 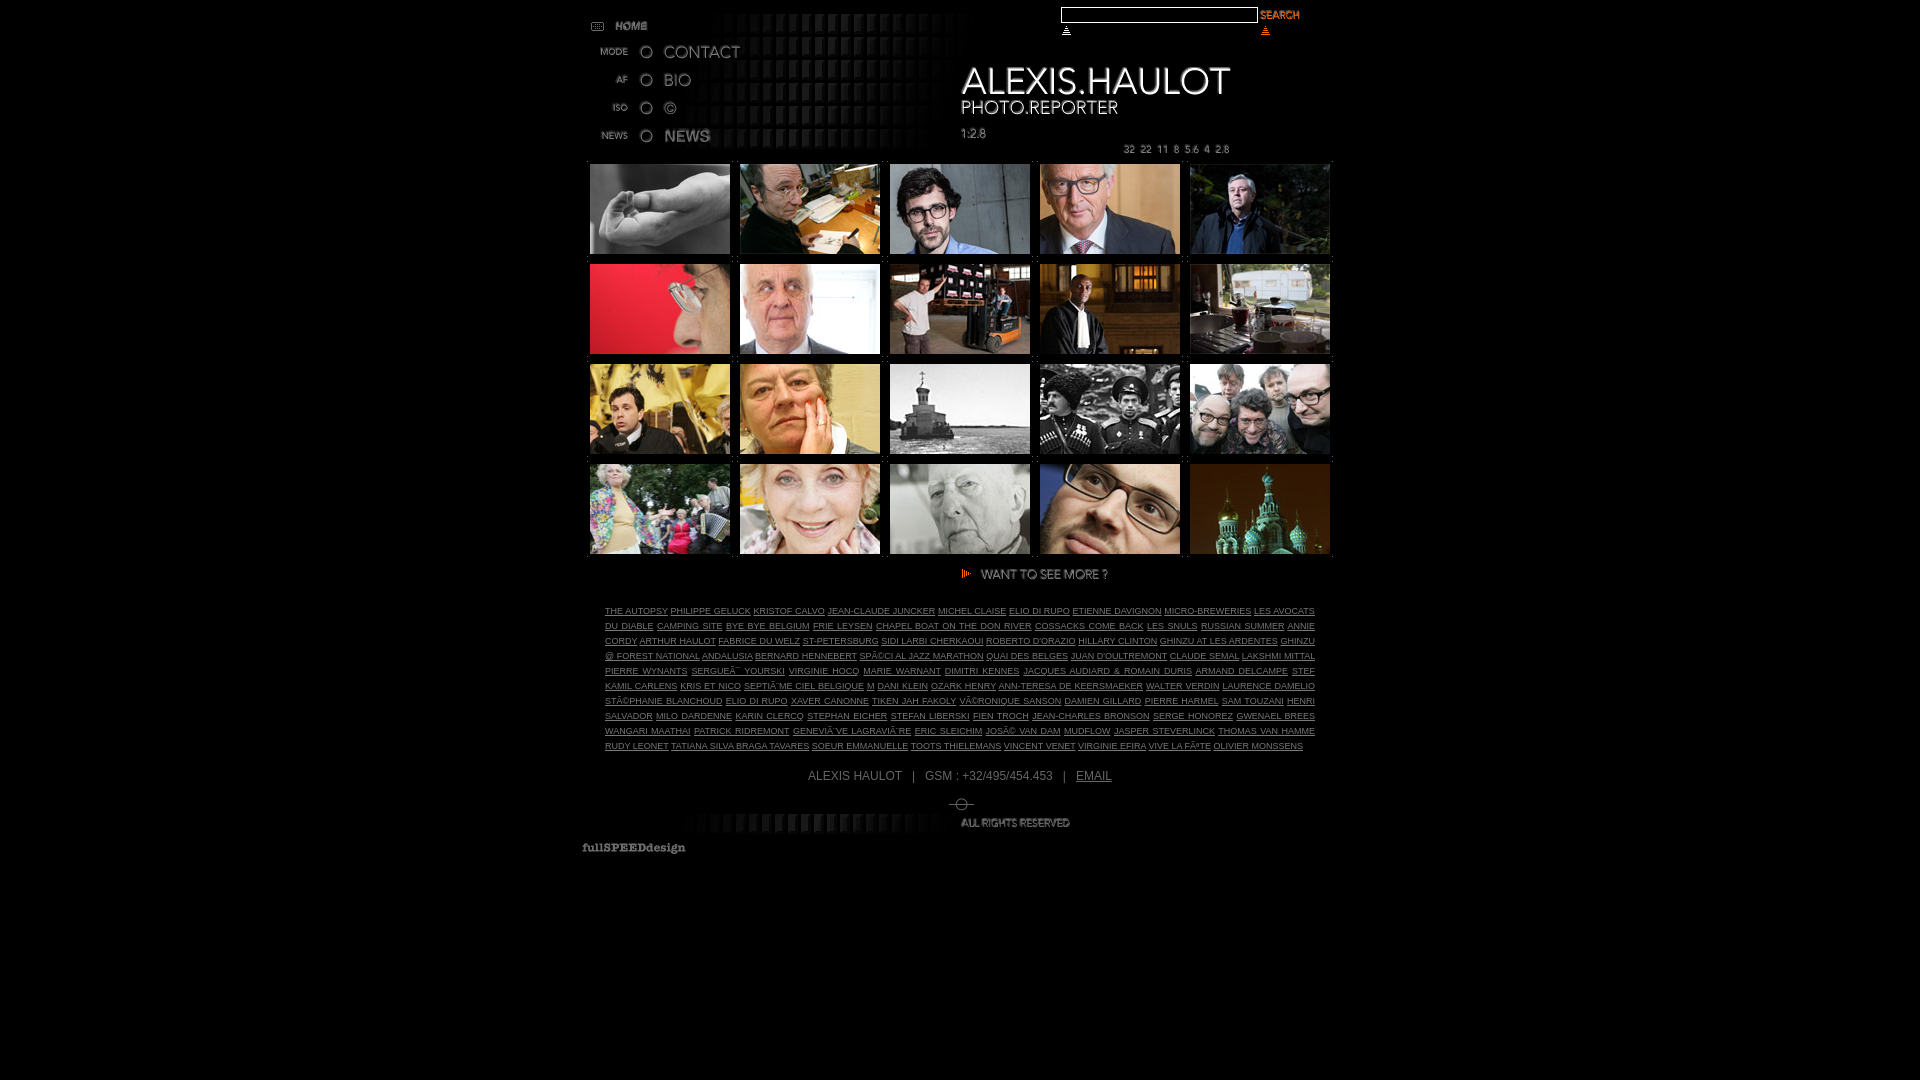 I want to click on 'OZARK HENRY', so click(x=963, y=685).